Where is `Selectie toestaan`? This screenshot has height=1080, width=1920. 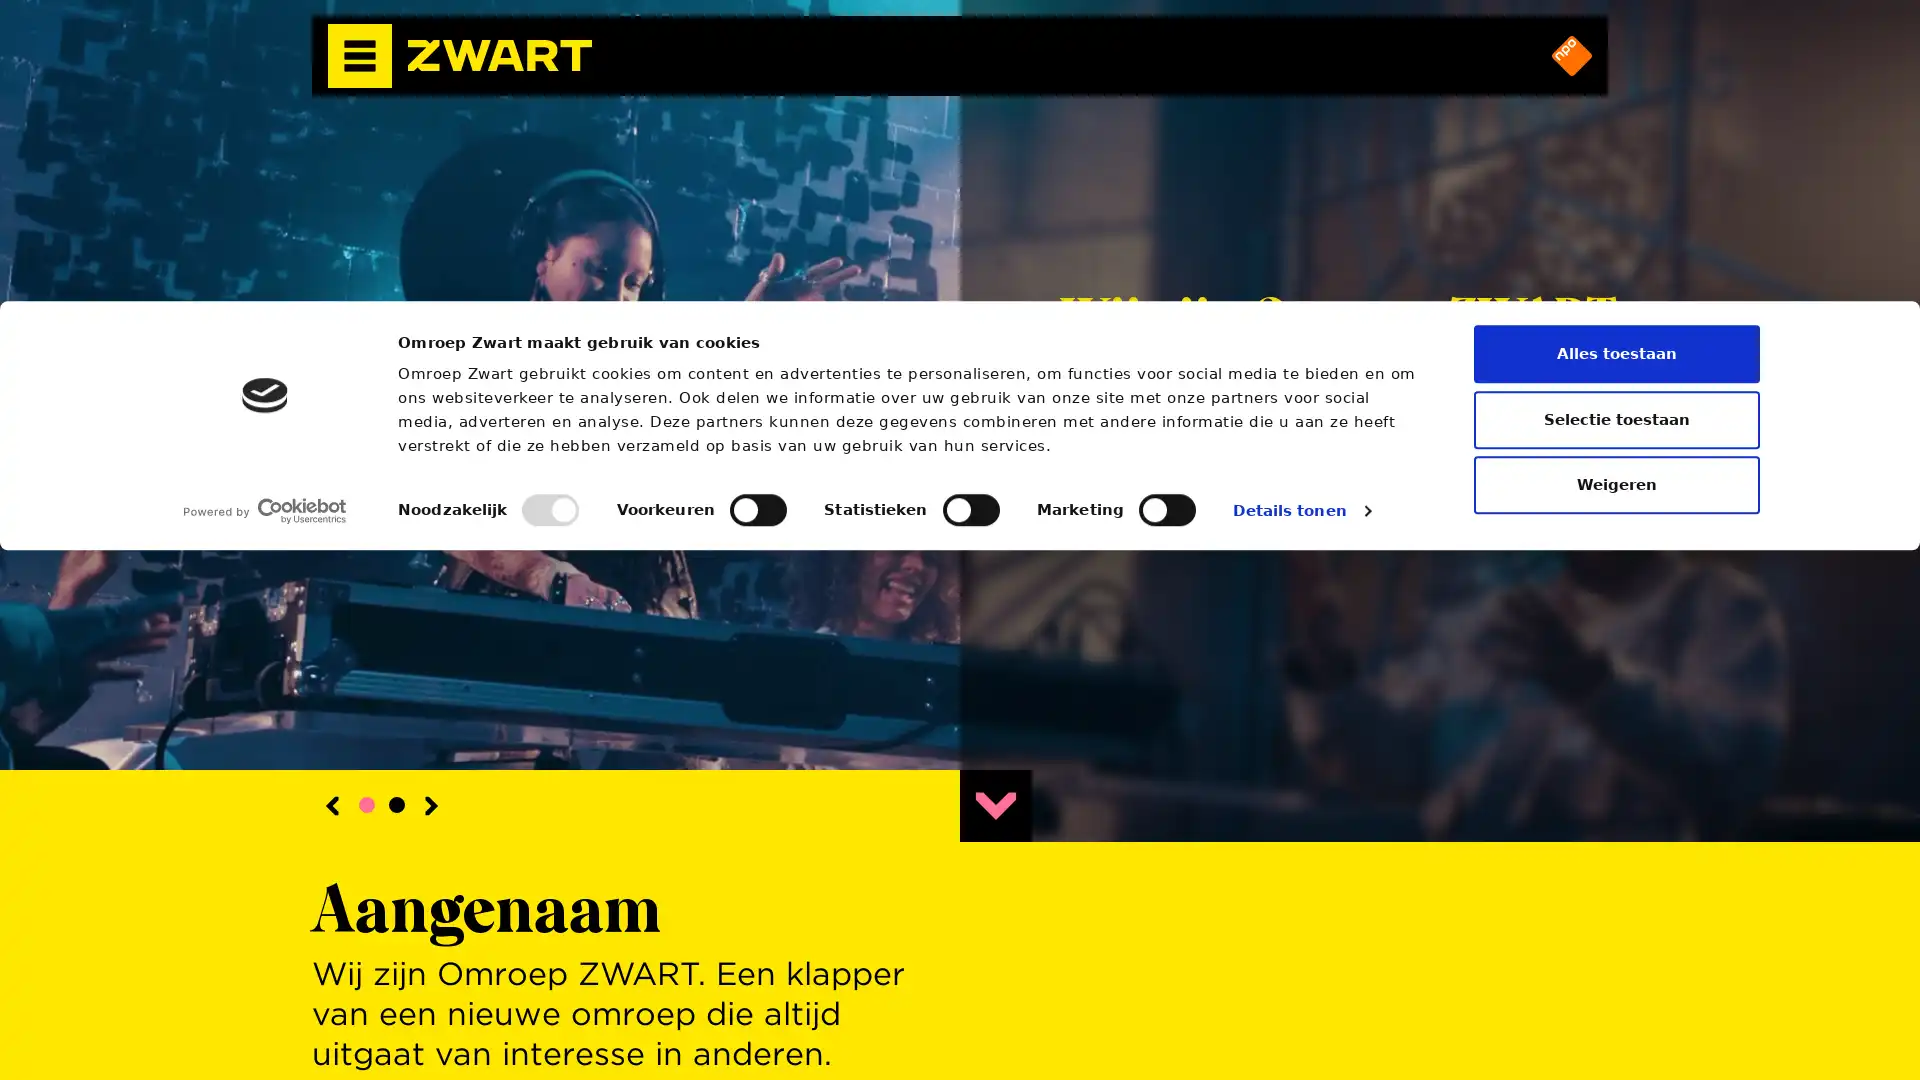 Selectie toestaan is located at coordinates (1617, 947).